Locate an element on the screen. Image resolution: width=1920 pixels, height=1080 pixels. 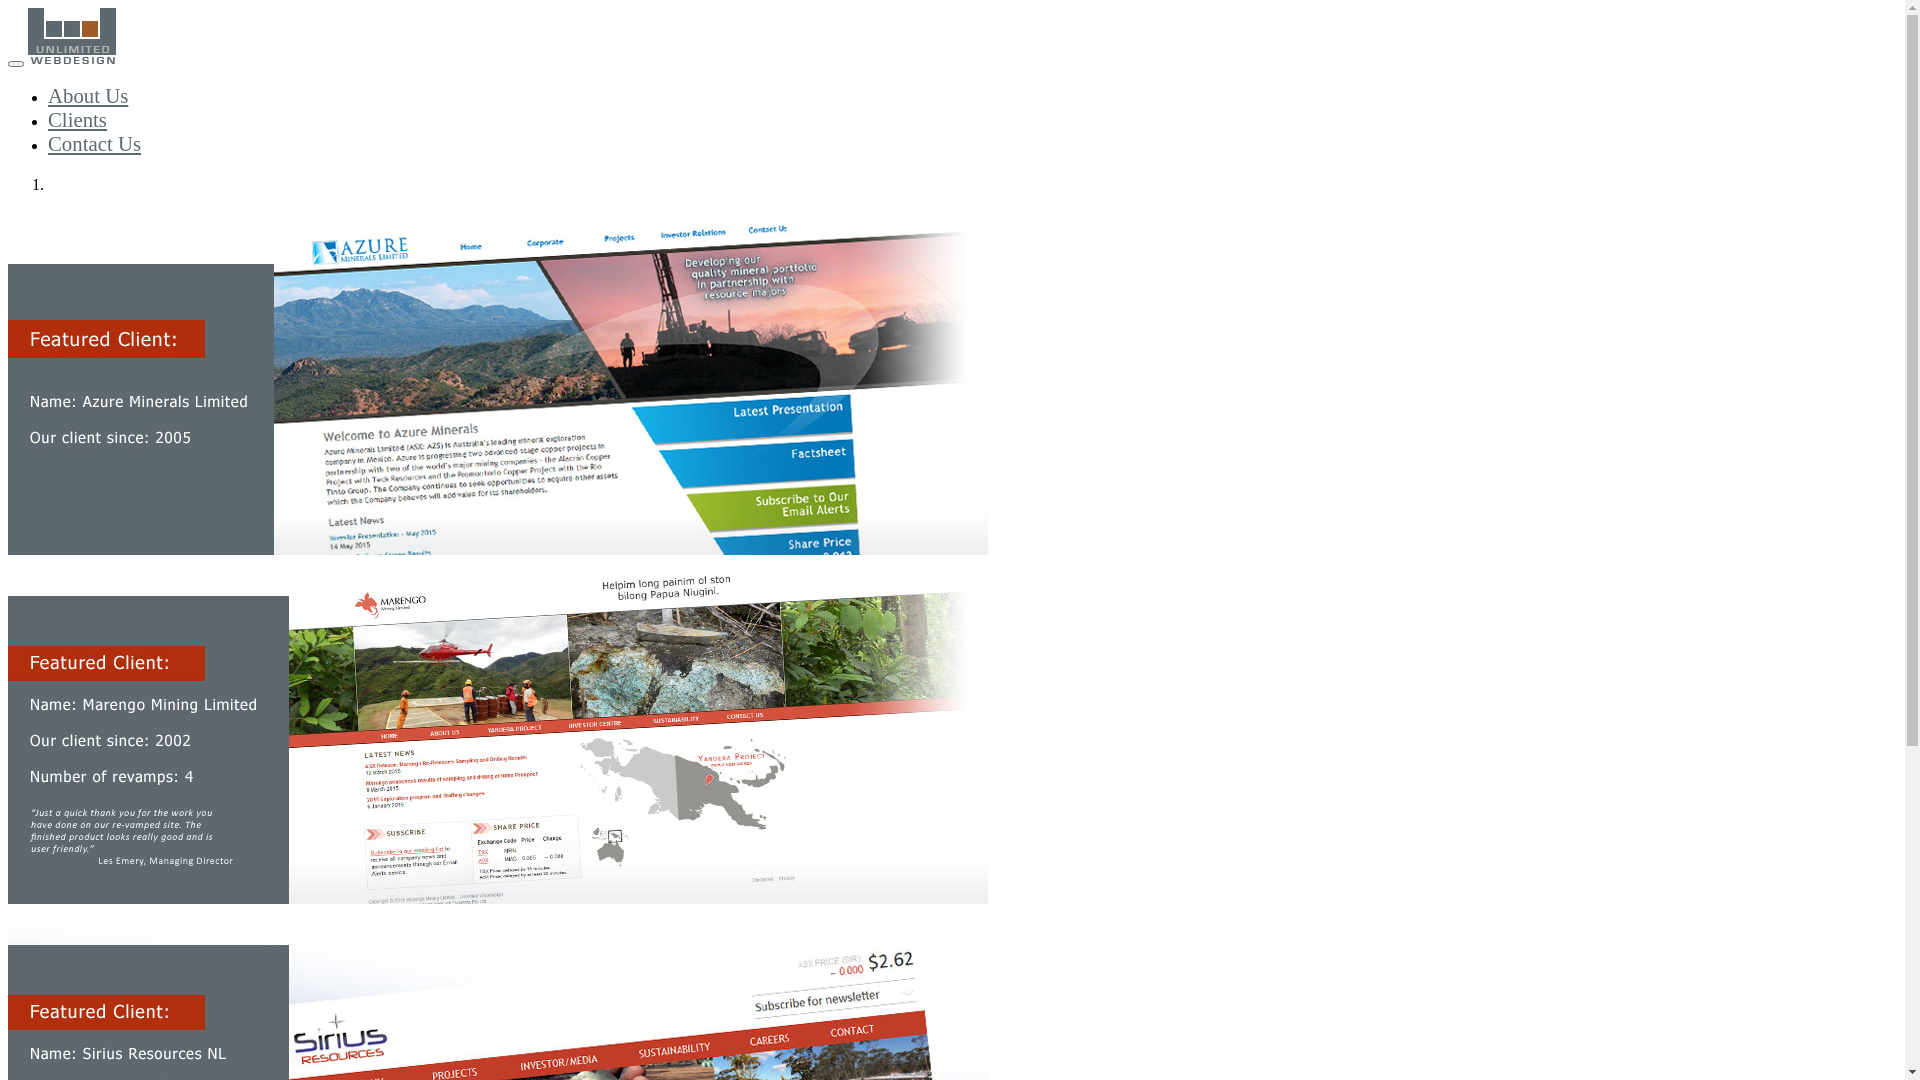
'Clients' is located at coordinates (77, 119).